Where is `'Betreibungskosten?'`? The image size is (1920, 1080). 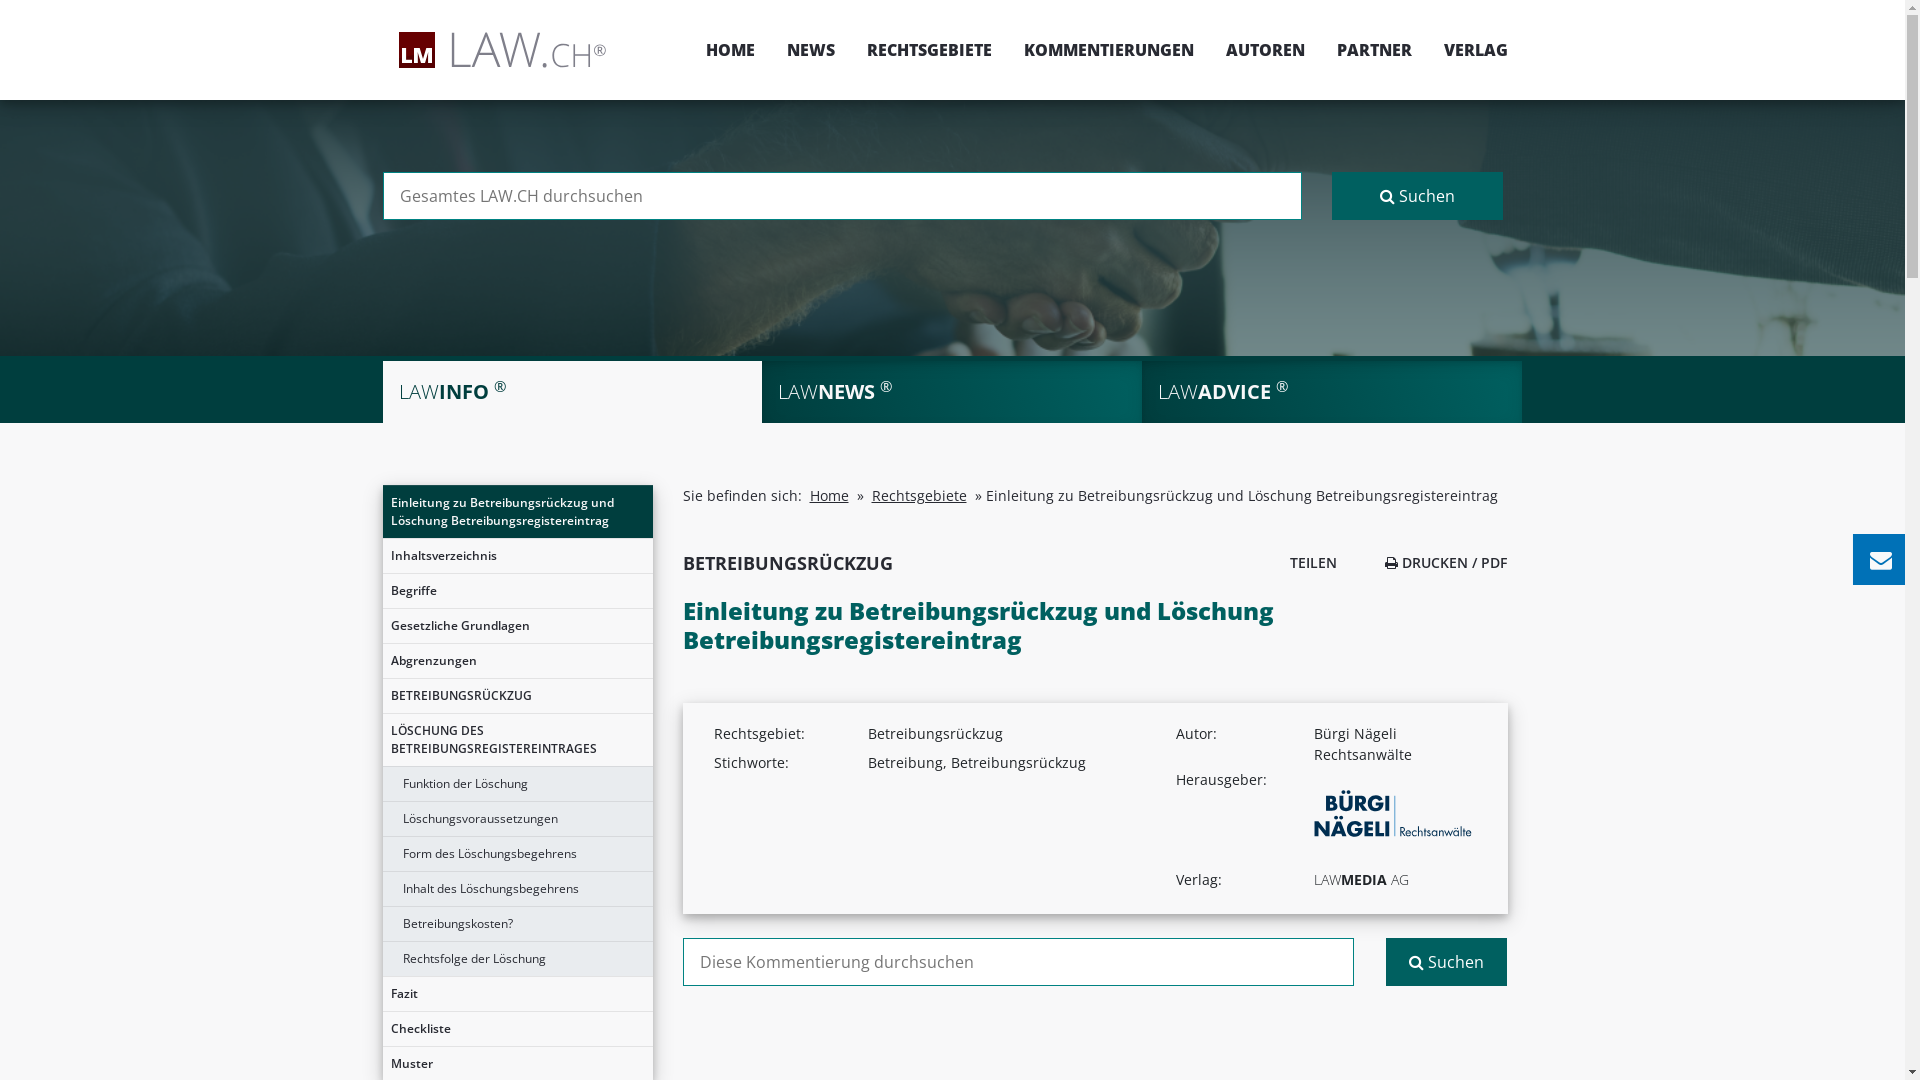 'Betreibungskosten?' is located at coordinates (517, 924).